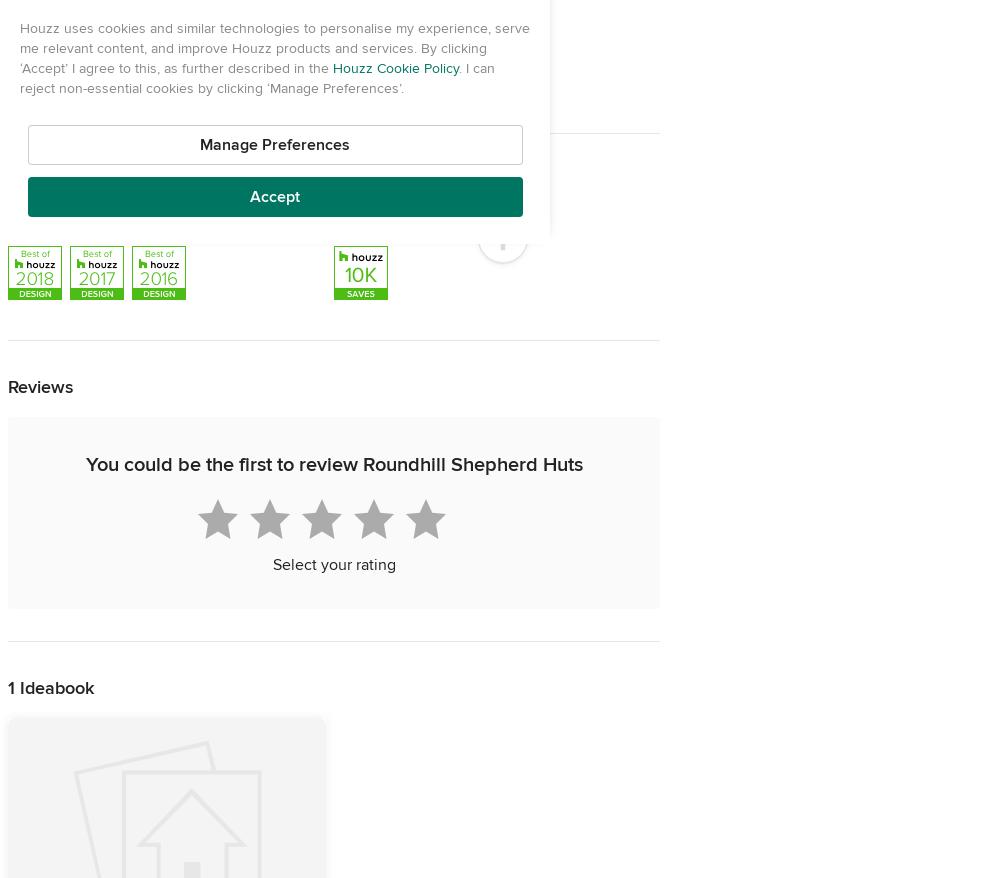 This screenshot has height=878, width=1000. What do you see at coordinates (38, 42) in the screenshot?
I see `'Address'` at bounding box center [38, 42].